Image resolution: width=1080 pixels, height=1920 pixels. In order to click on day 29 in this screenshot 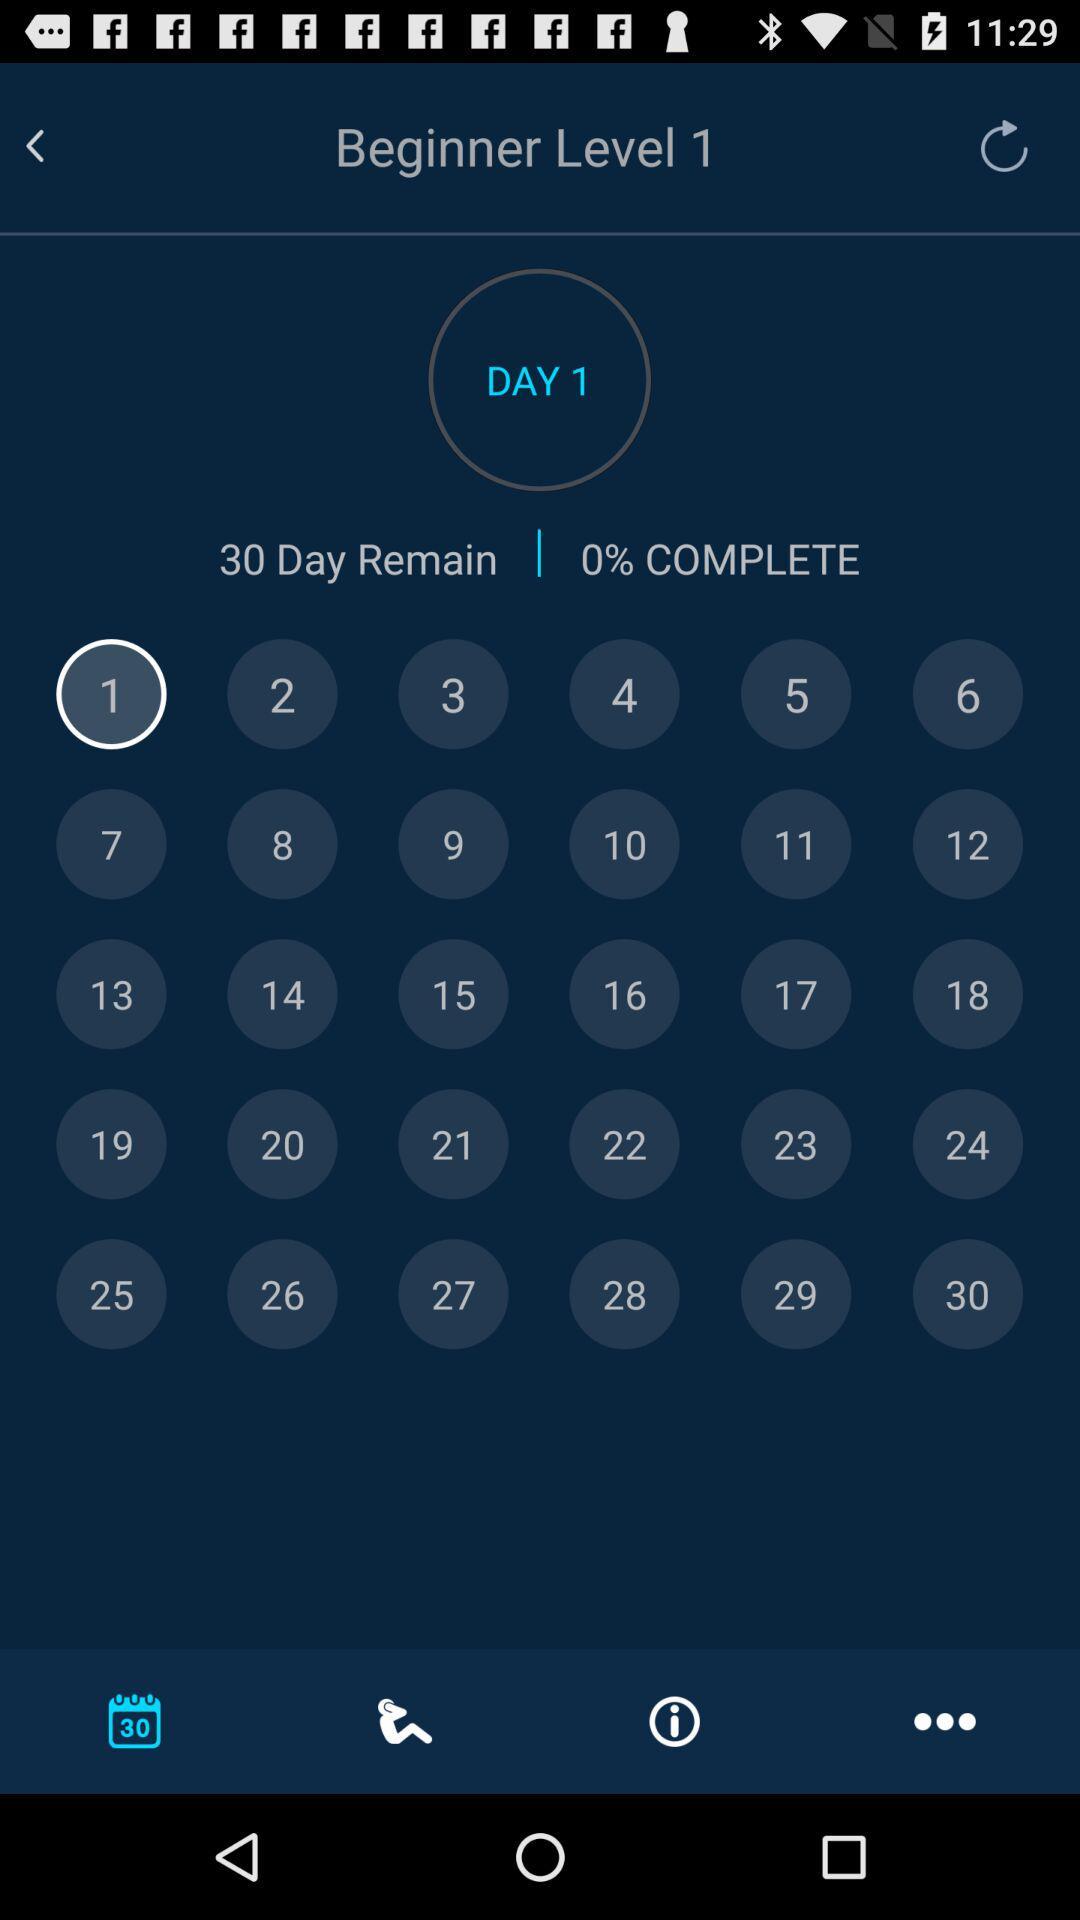, I will do `click(795, 1294)`.